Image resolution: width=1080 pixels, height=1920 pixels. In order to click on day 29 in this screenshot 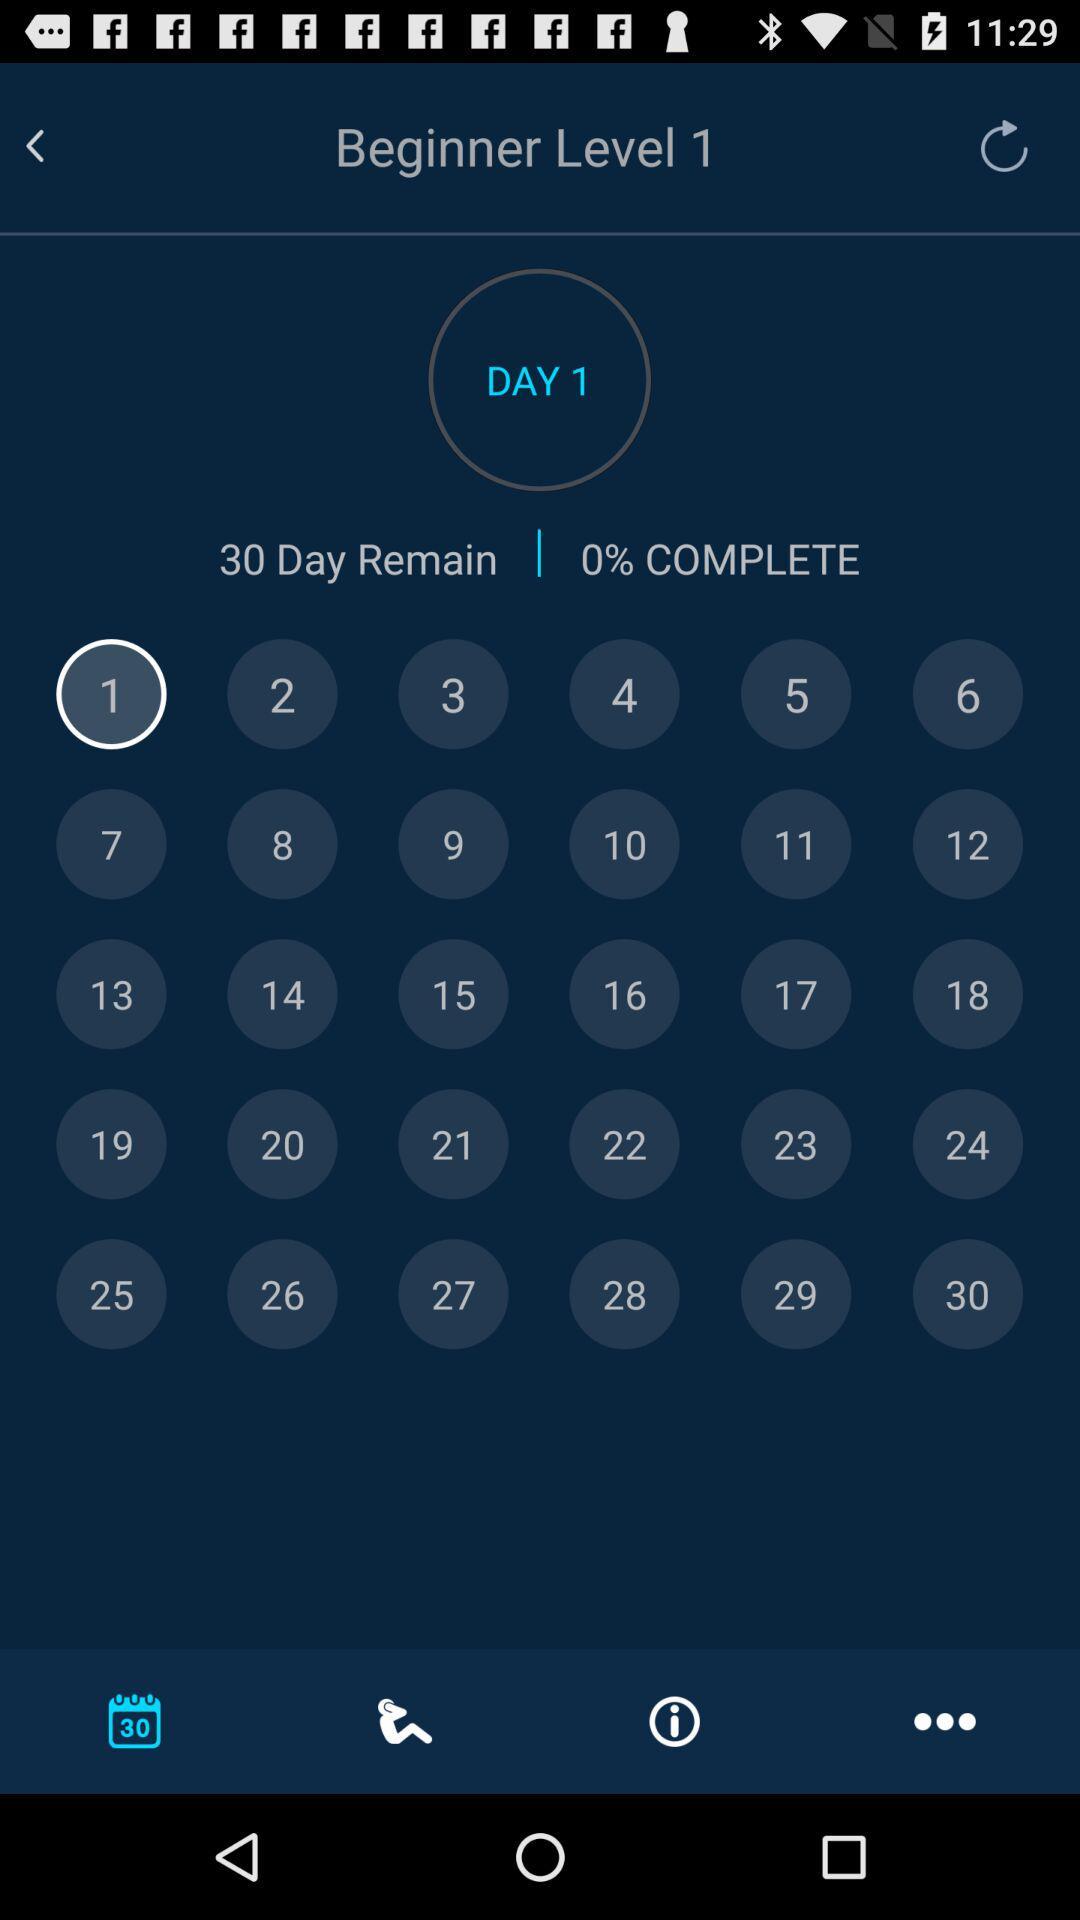, I will do `click(795, 1294)`.